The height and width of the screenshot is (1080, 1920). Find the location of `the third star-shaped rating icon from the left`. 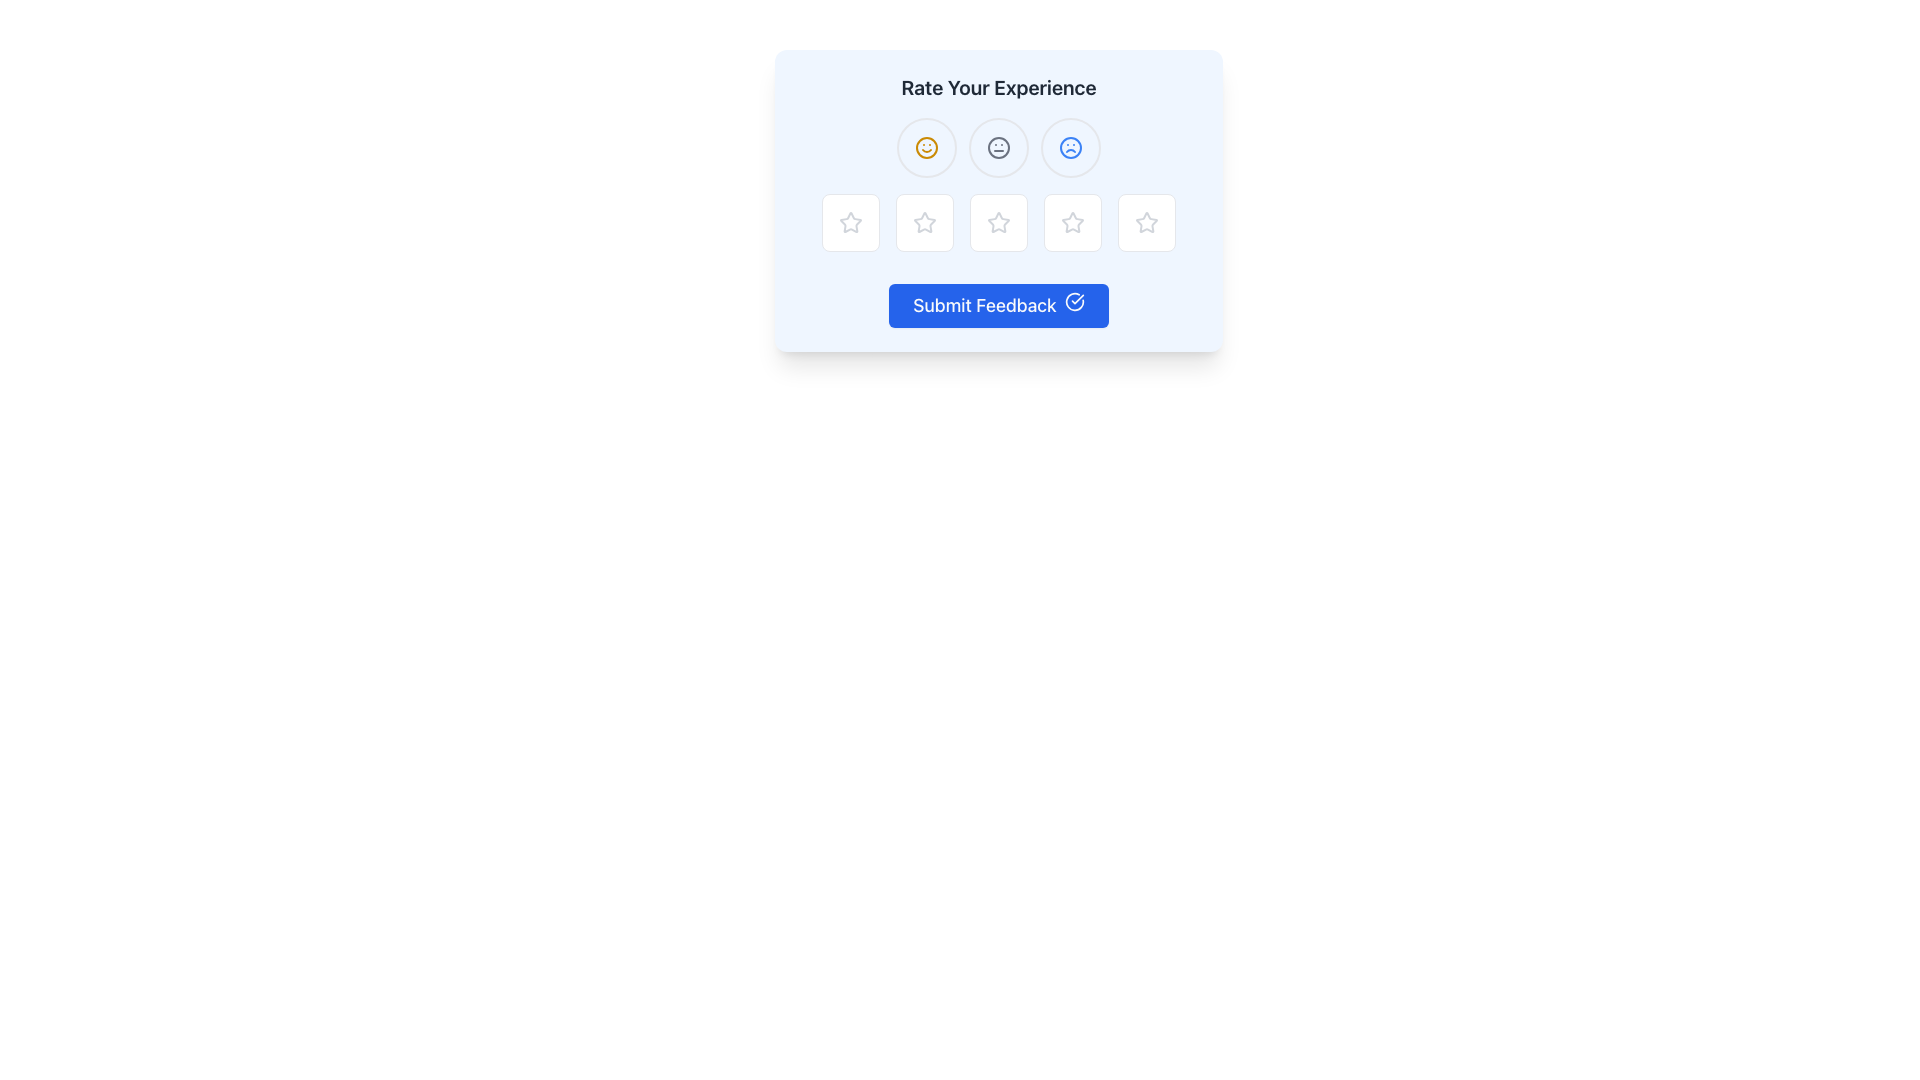

the third star-shaped rating icon from the left is located at coordinates (1072, 222).